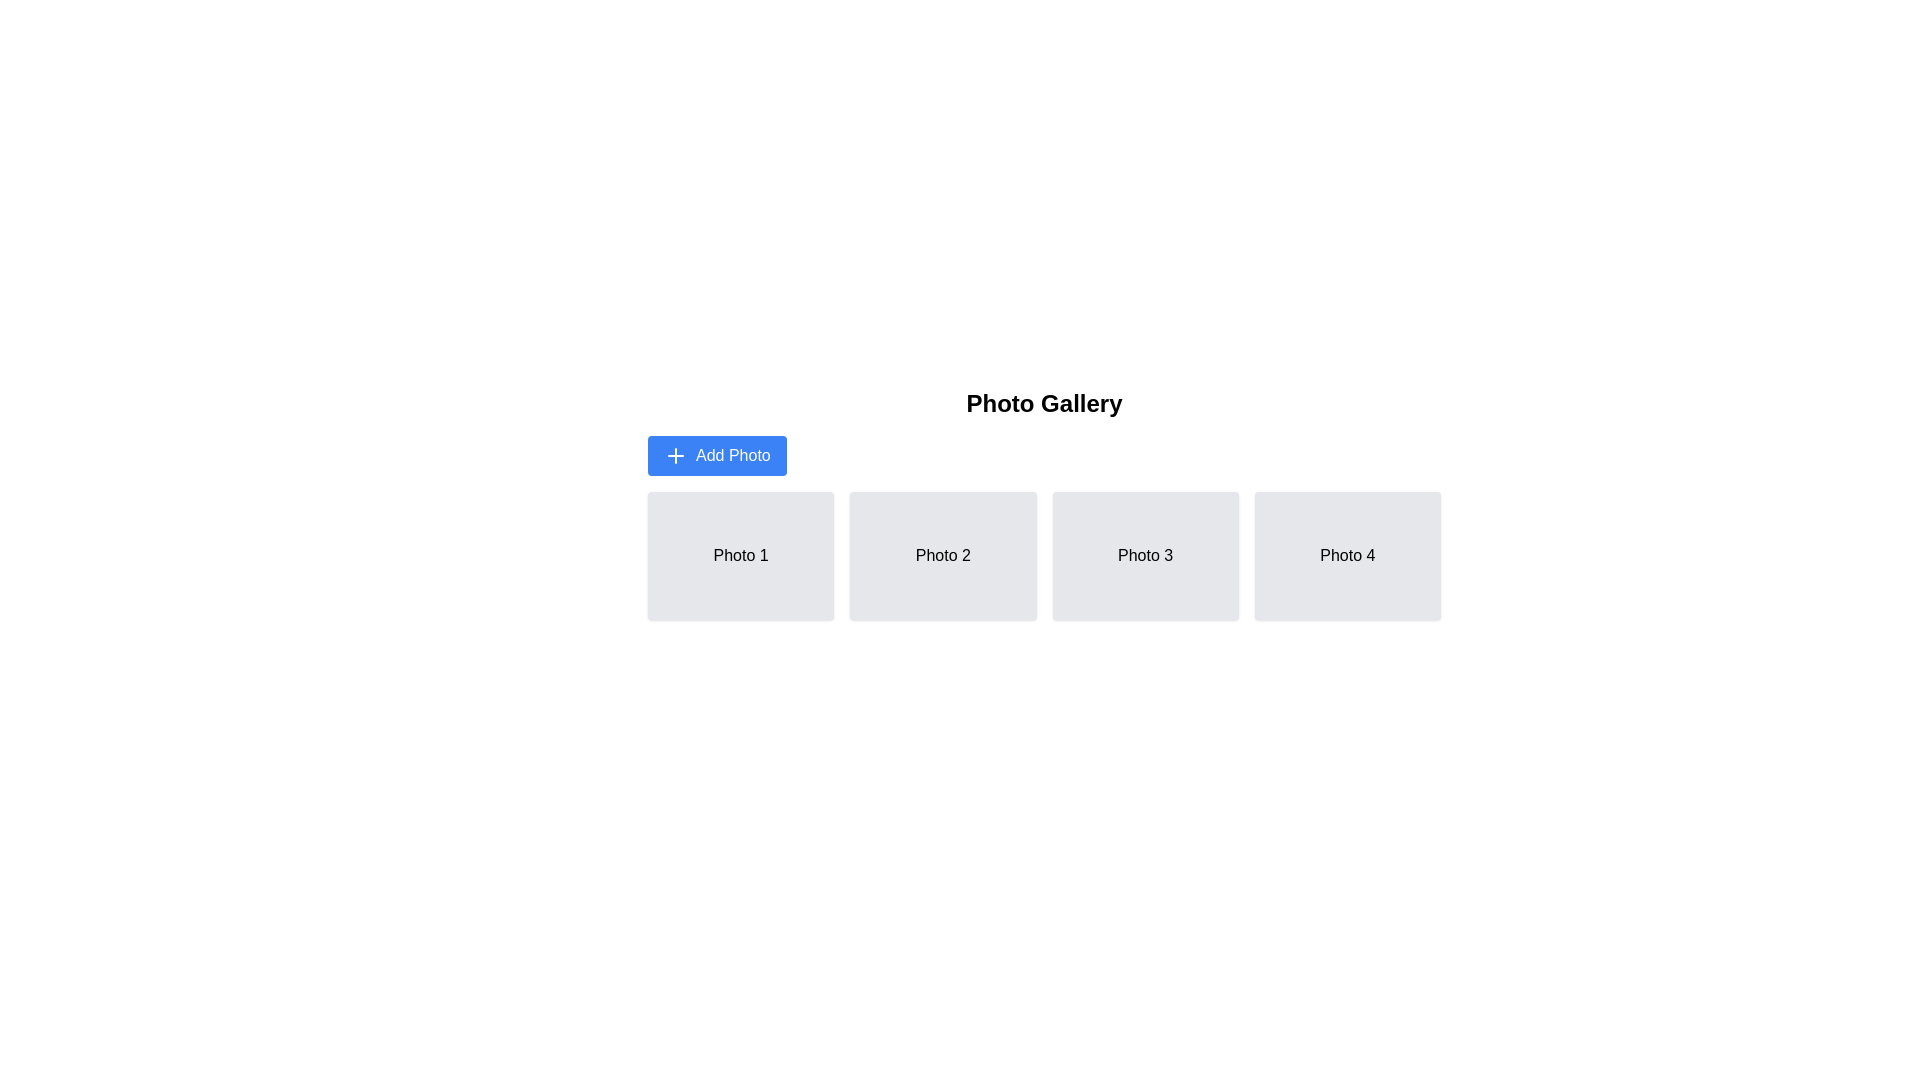 This screenshot has height=1080, width=1920. Describe the element at coordinates (1043, 555) in the screenshot. I see `the labels in the Grid Layout that displays photos or items below the 'Photo Gallery' heading for interactions` at that location.